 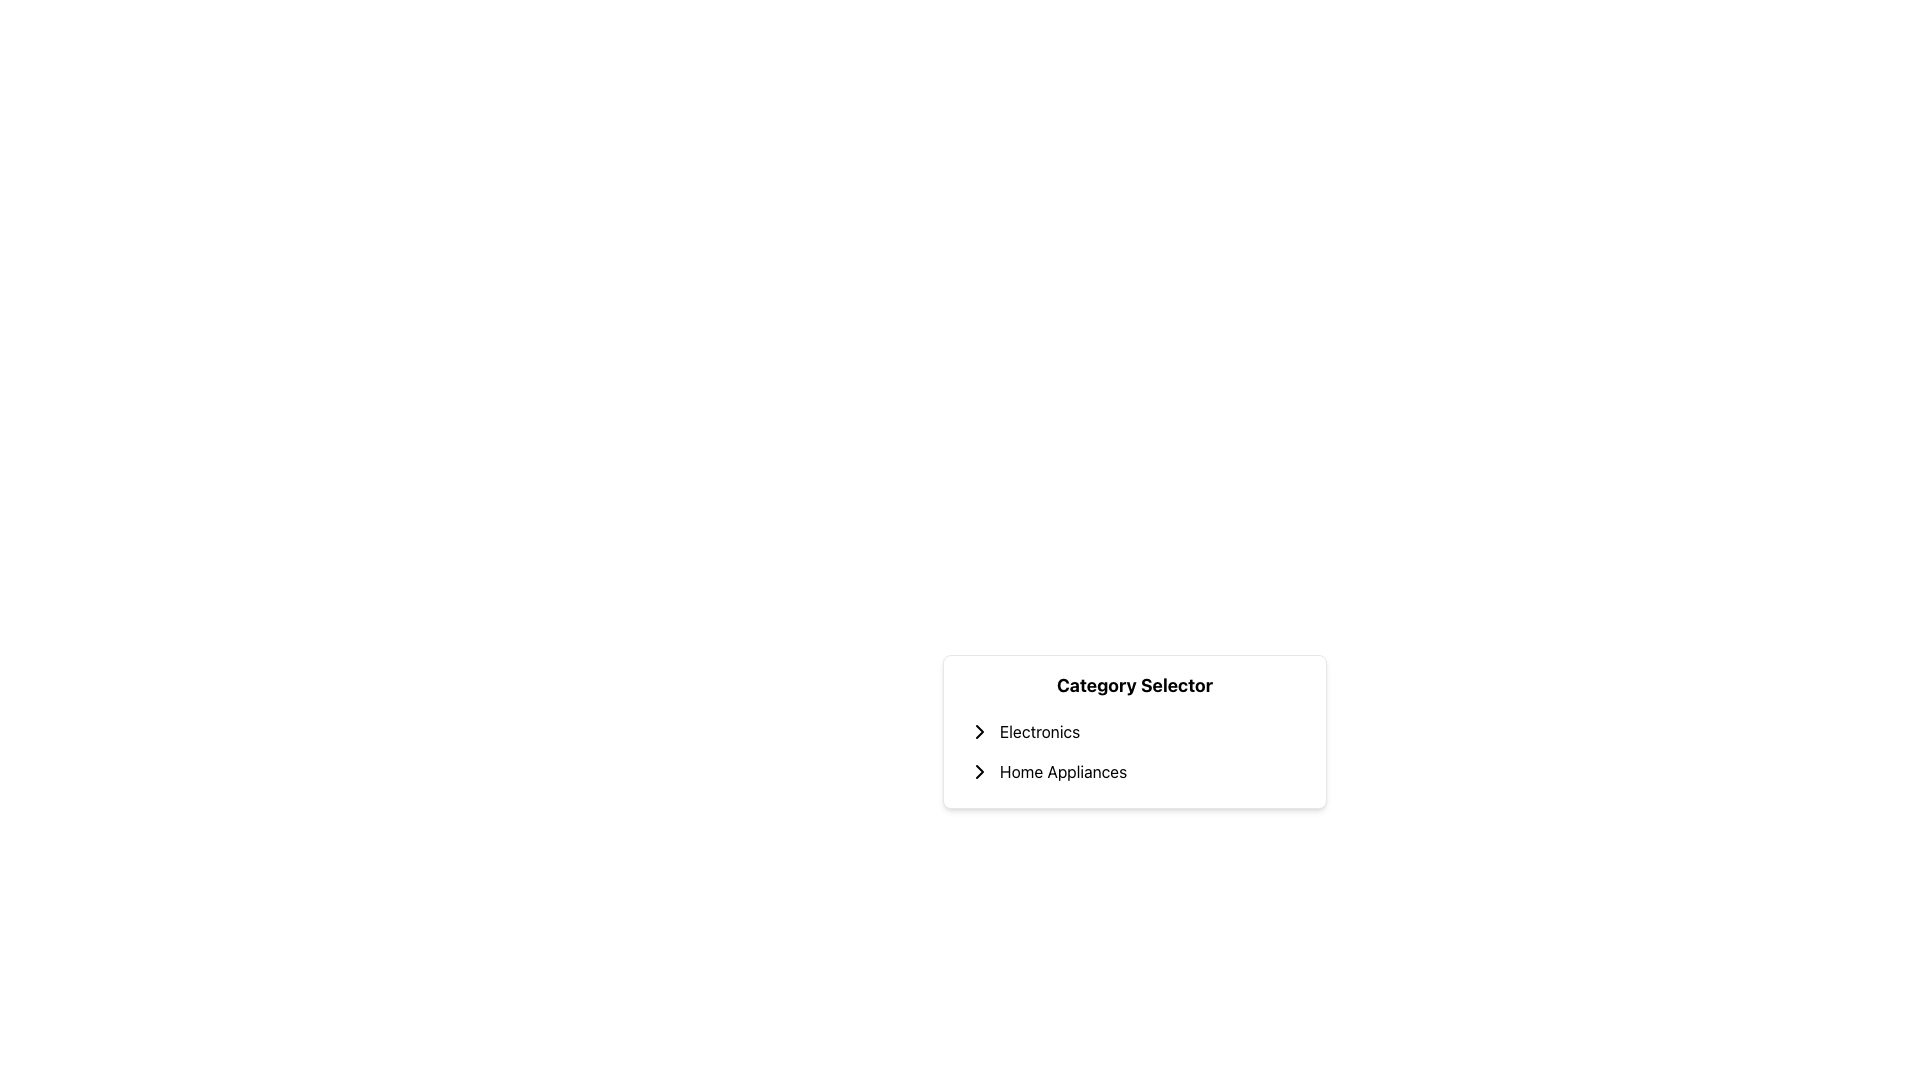 I want to click on the second item in the vertical list labeled 'Home Appliances', so click(x=1134, y=770).